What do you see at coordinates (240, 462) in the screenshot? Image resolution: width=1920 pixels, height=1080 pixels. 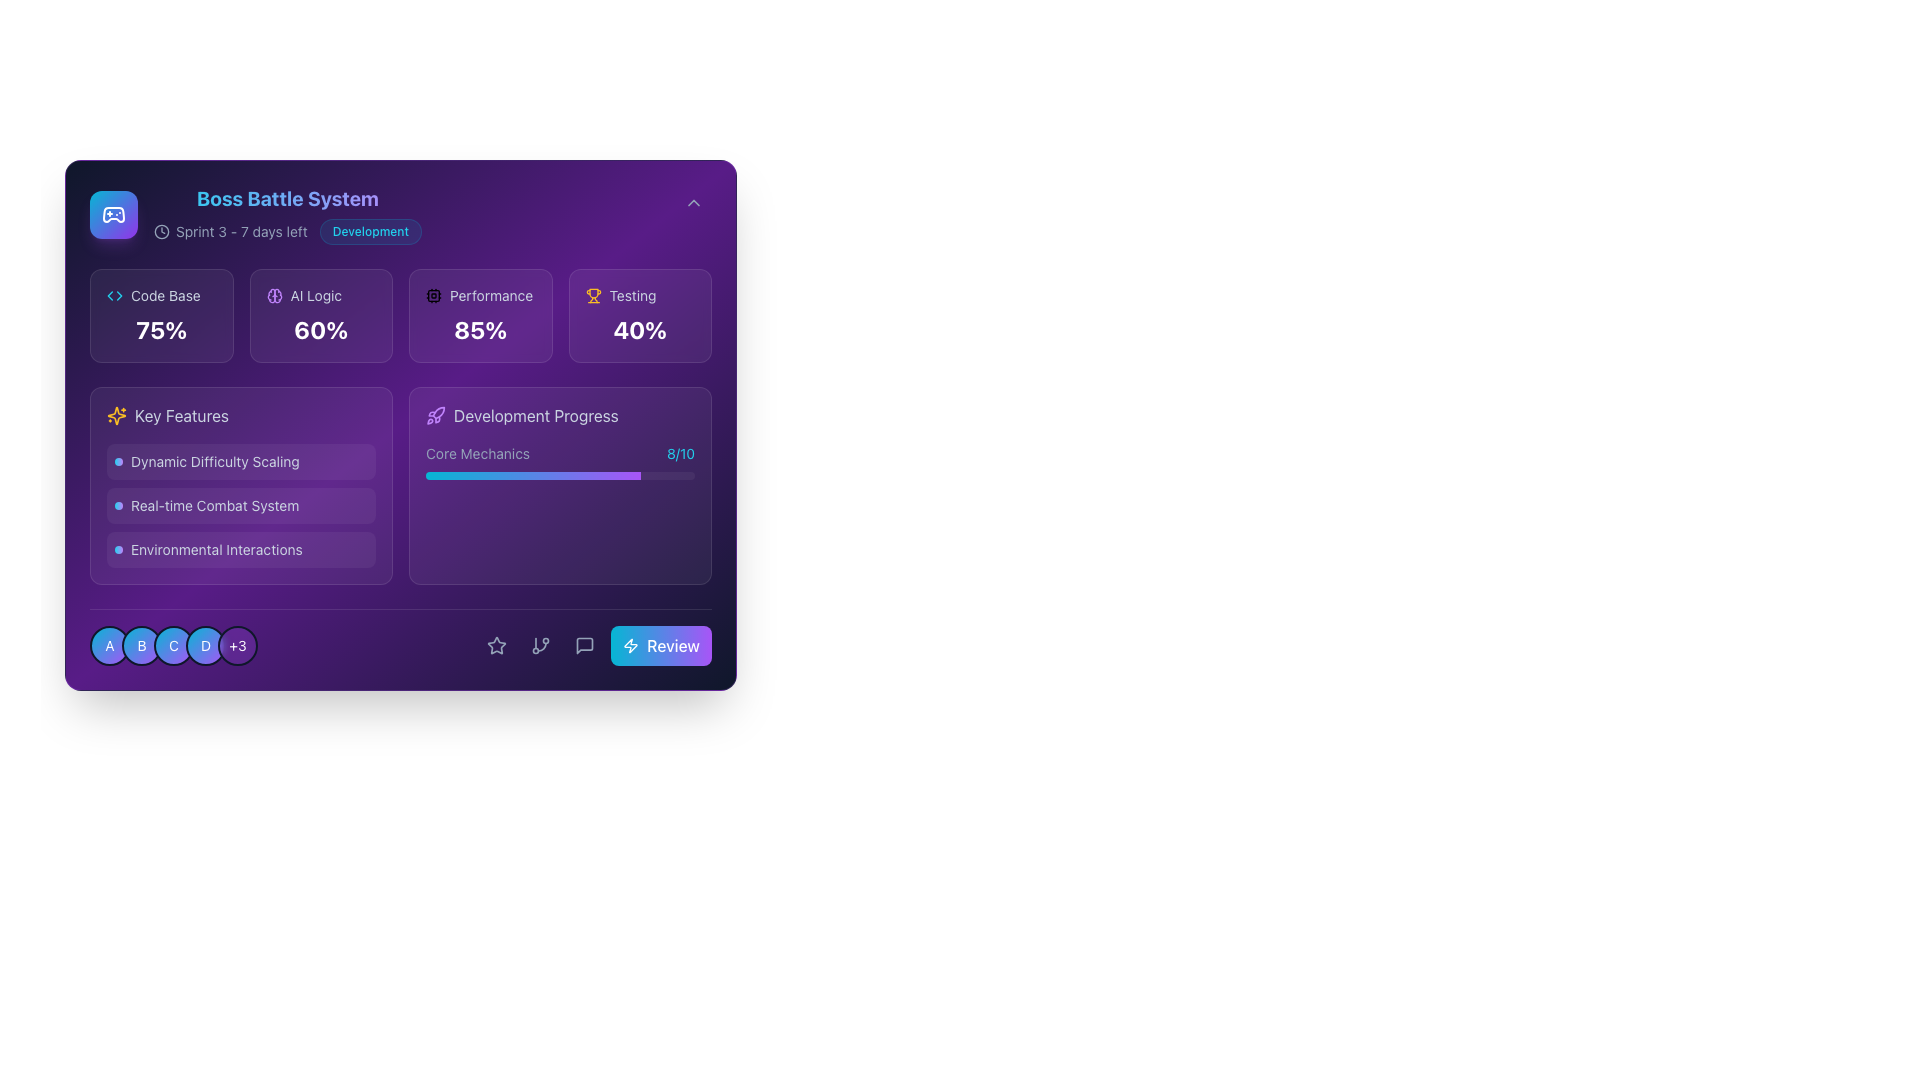 I see `the first list item labeled 'Dynamic Difficulty Scaling' which has a light gray text color and a circular gradient dot icon transitioning from cyan to purple, located in the 'Key Features' section` at bounding box center [240, 462].